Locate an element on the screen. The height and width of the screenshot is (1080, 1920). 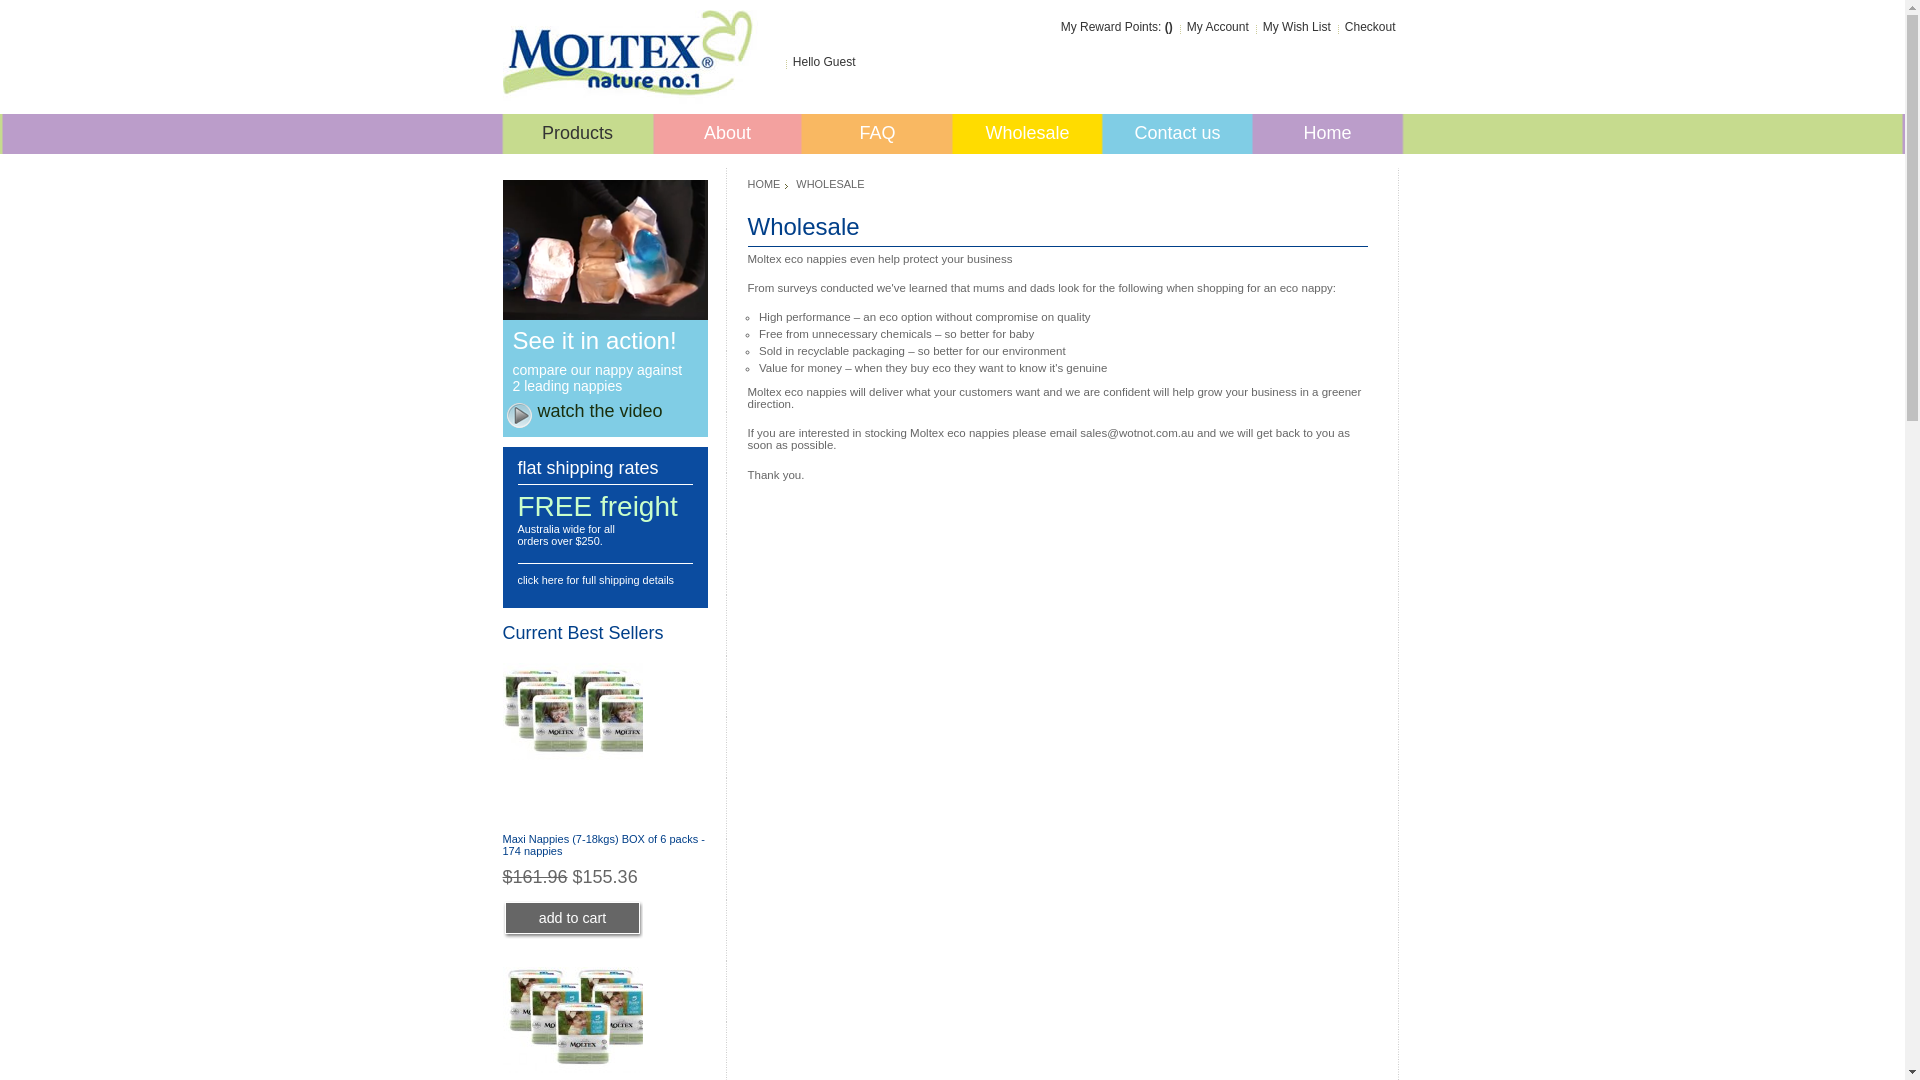
'click here for full shipping details' is located at coordinates (595, 579).